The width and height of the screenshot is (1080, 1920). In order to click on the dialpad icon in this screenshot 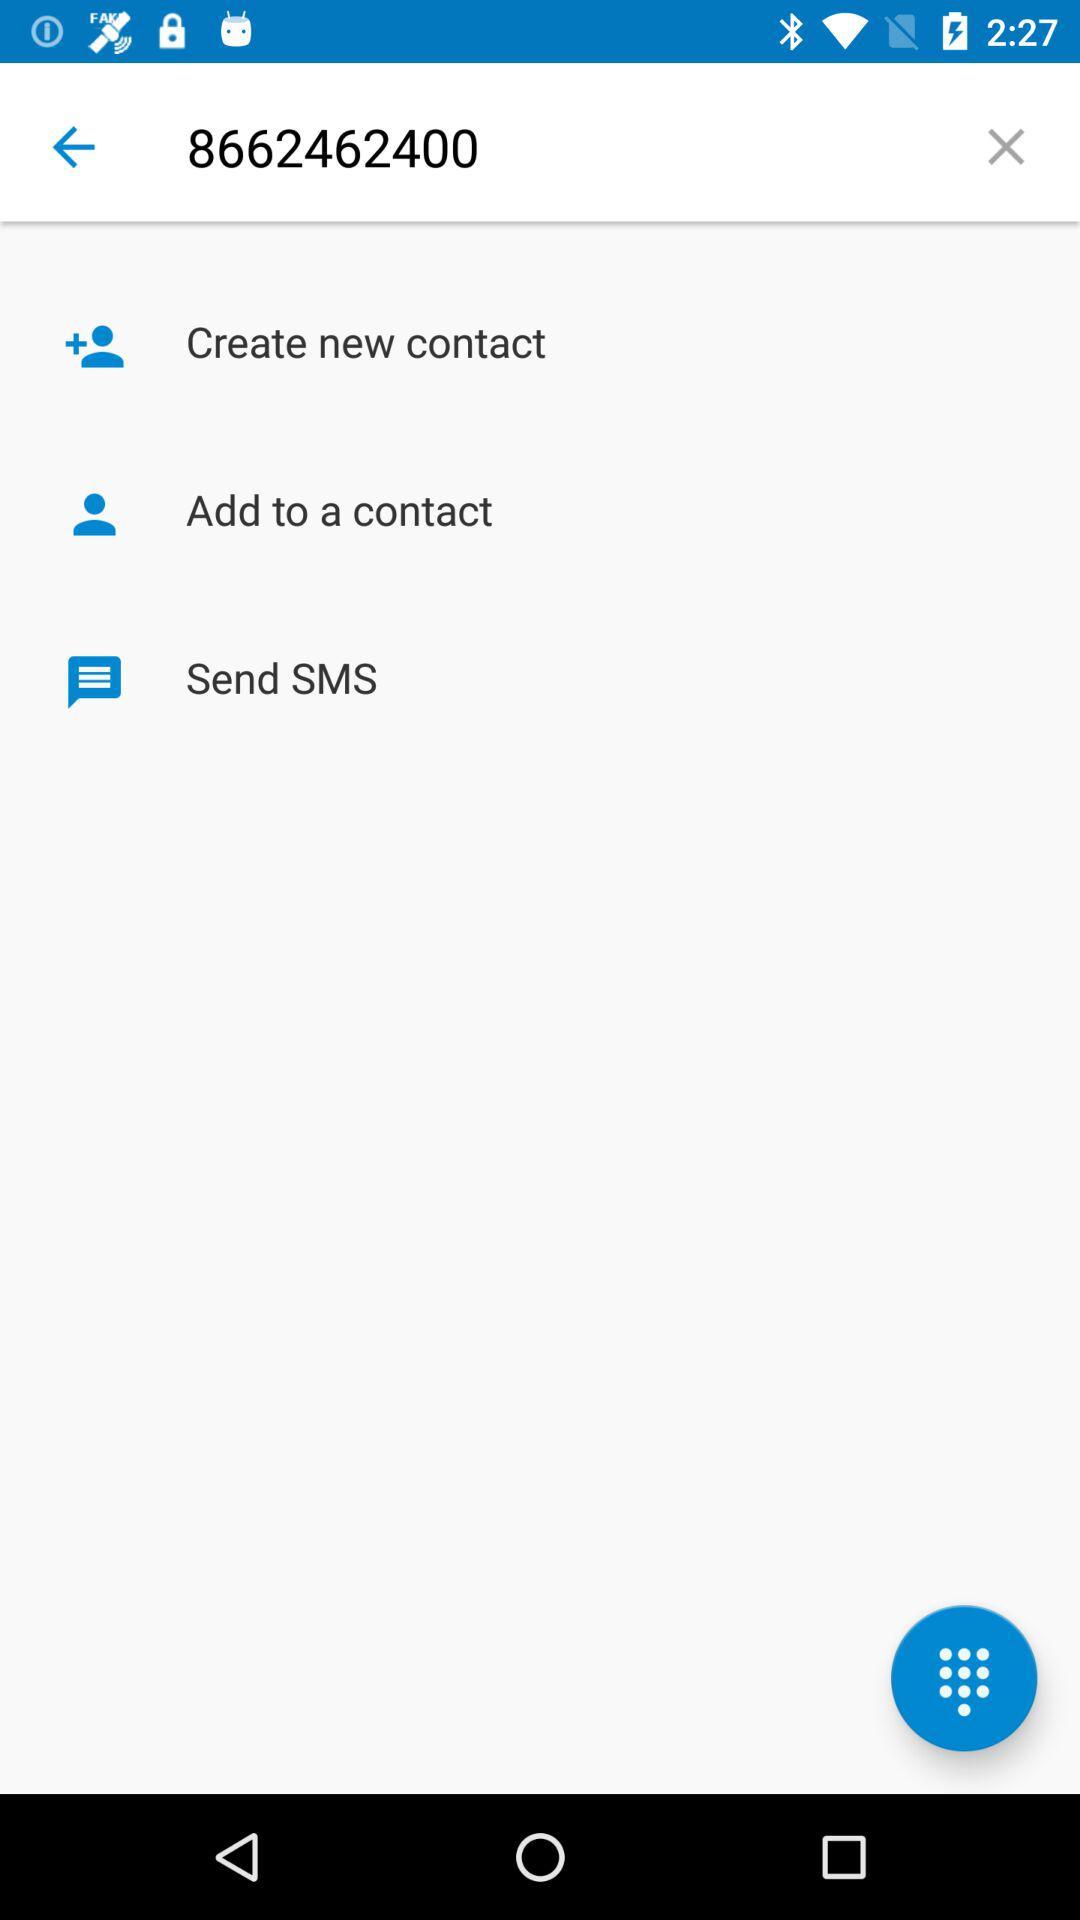, I will do `click(963, 1678)`.